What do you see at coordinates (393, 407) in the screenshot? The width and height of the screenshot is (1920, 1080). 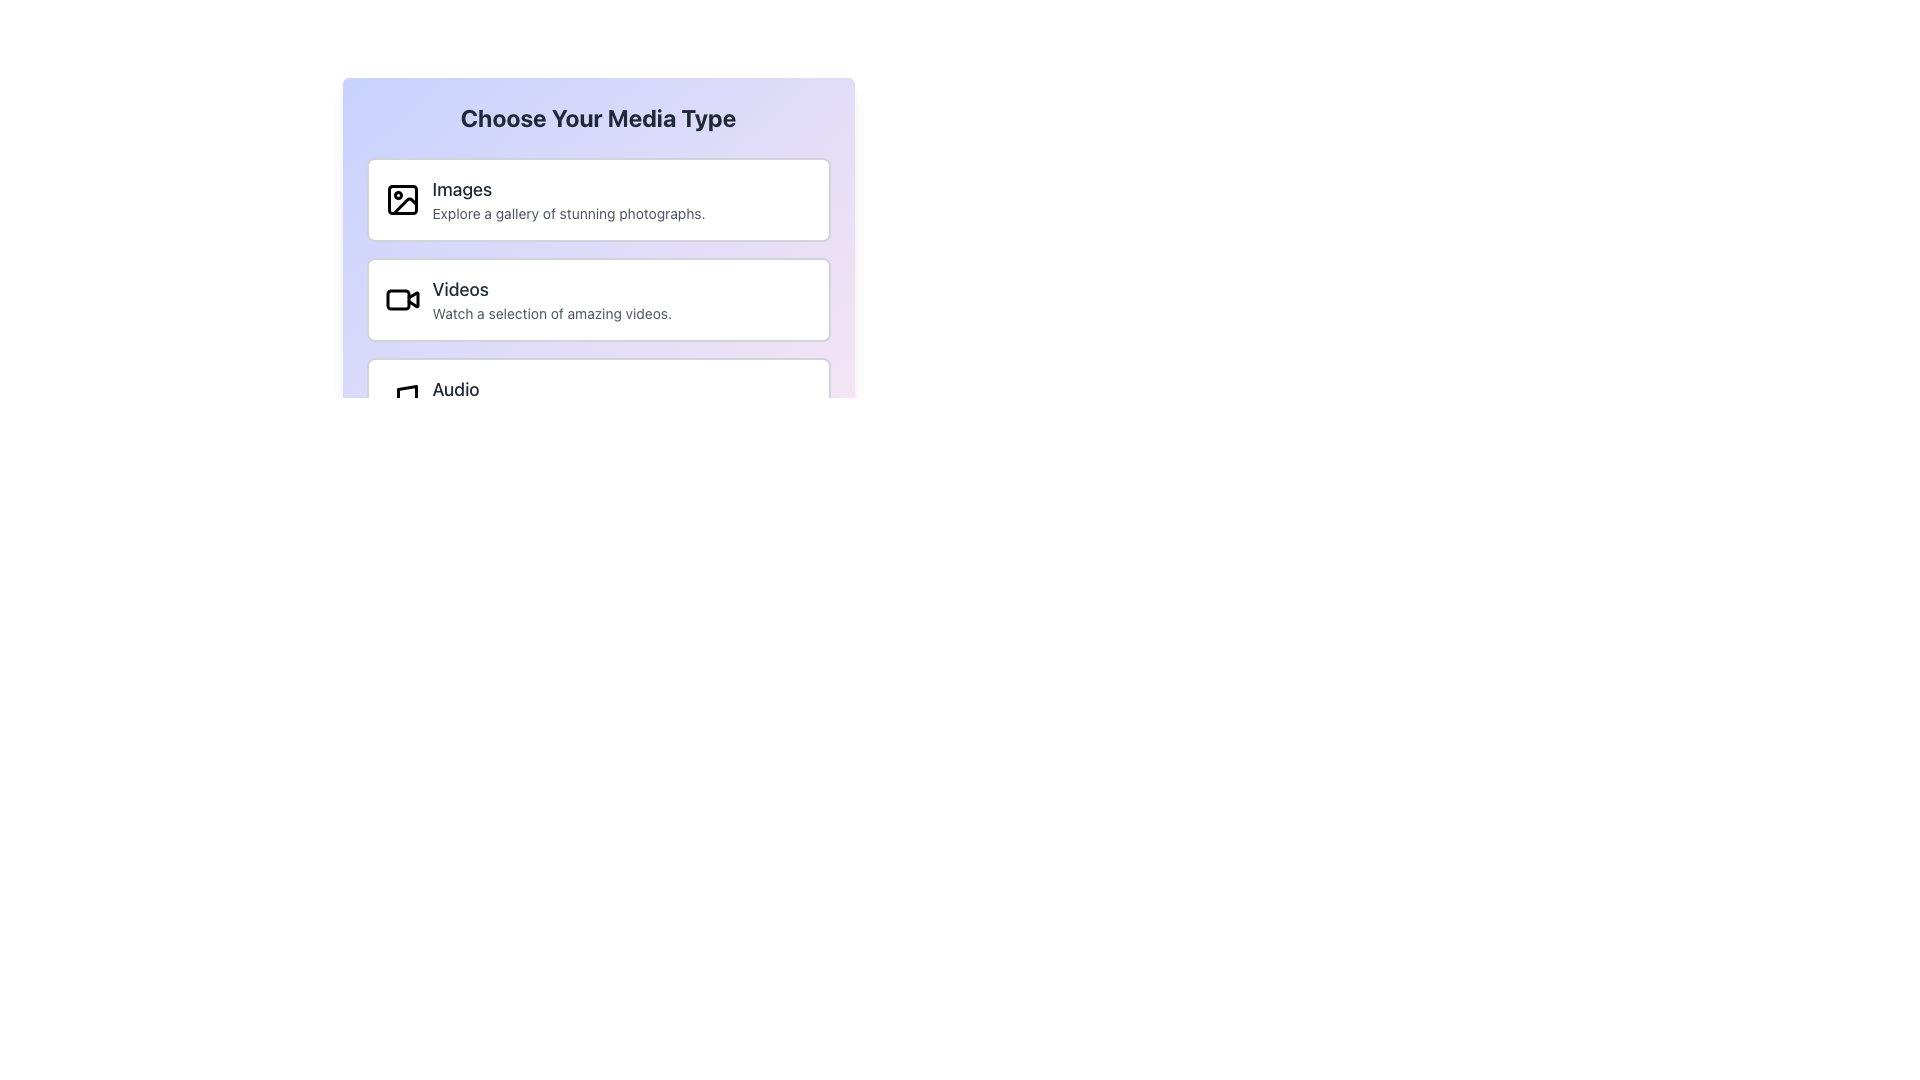 I see `the Circle element within the 'lucide-music' SVG icon, which is located at the bottom-left of the icon in the bottom-right segment of the interface` at bounding box center [393, 407].